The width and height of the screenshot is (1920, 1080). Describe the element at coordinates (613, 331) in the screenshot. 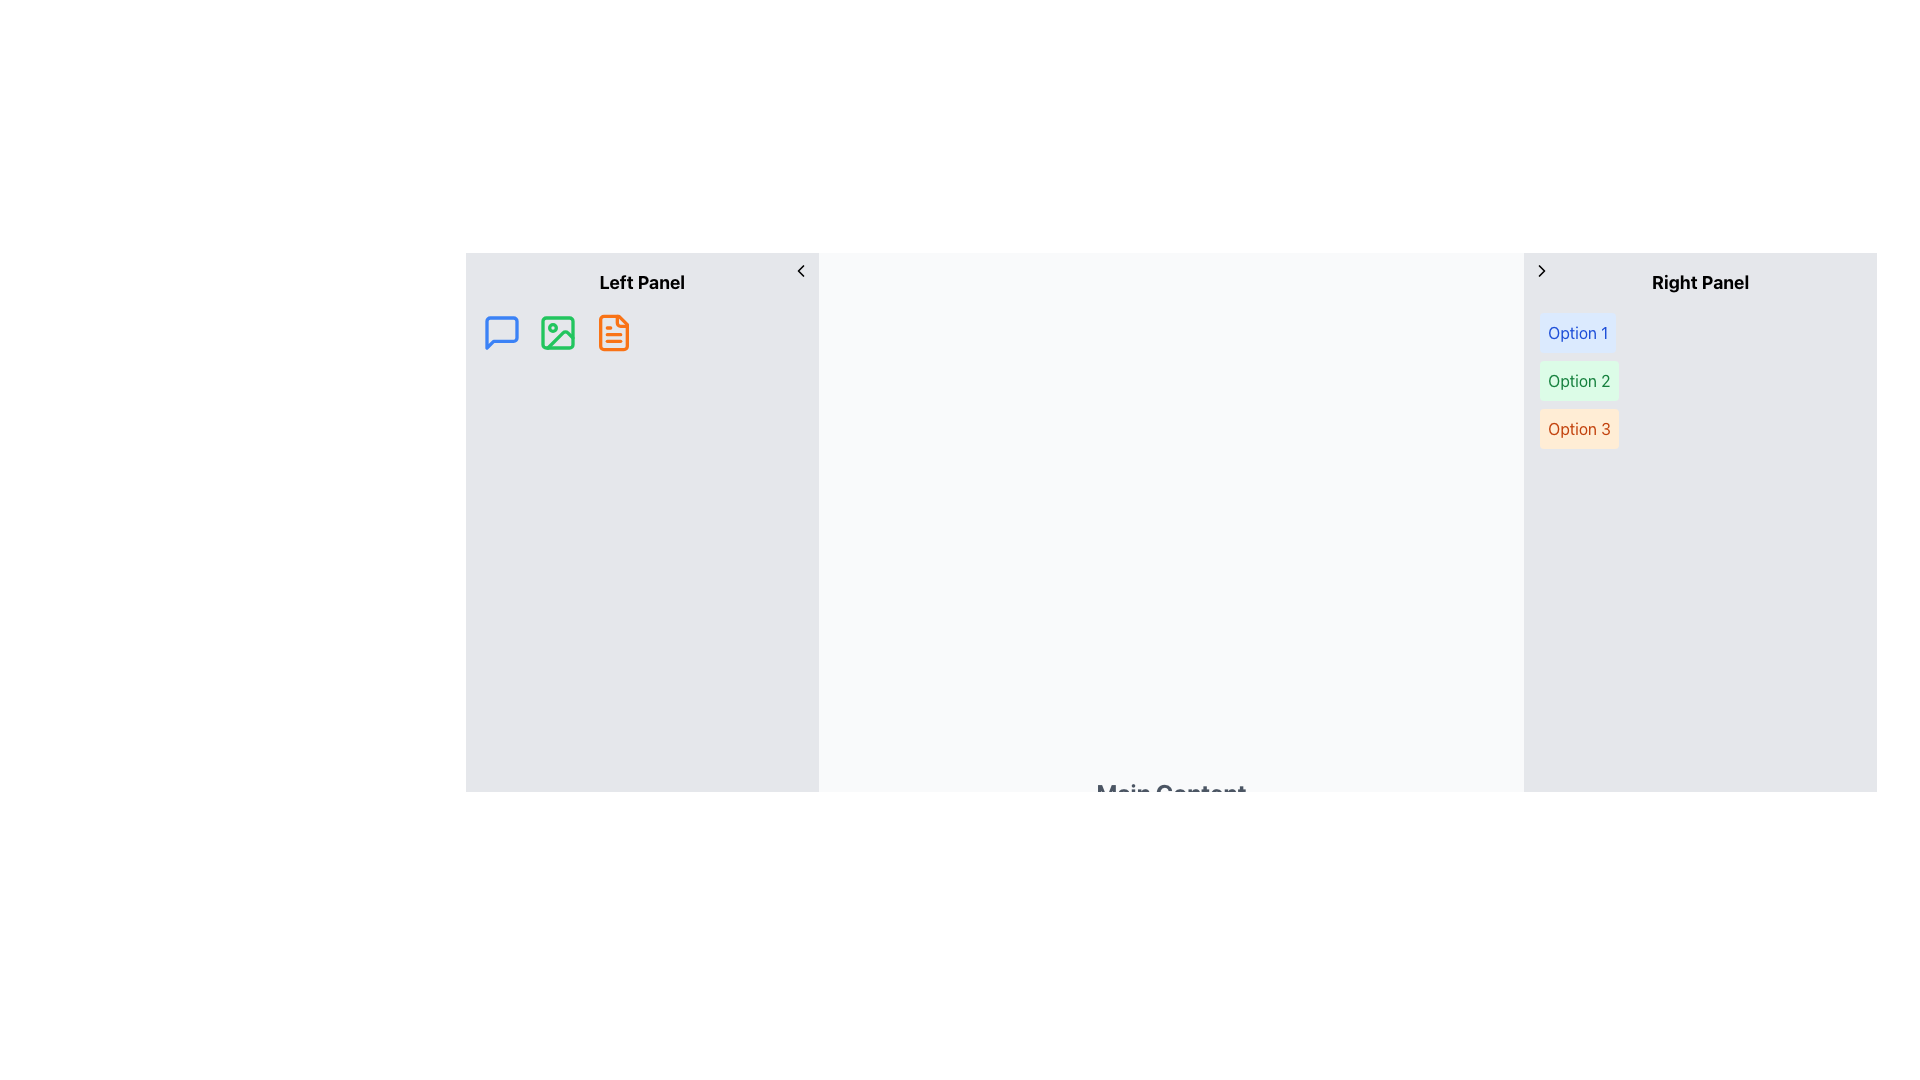

I see `the third graphical icon in the left panel, which represents a file-related feature` at that location.